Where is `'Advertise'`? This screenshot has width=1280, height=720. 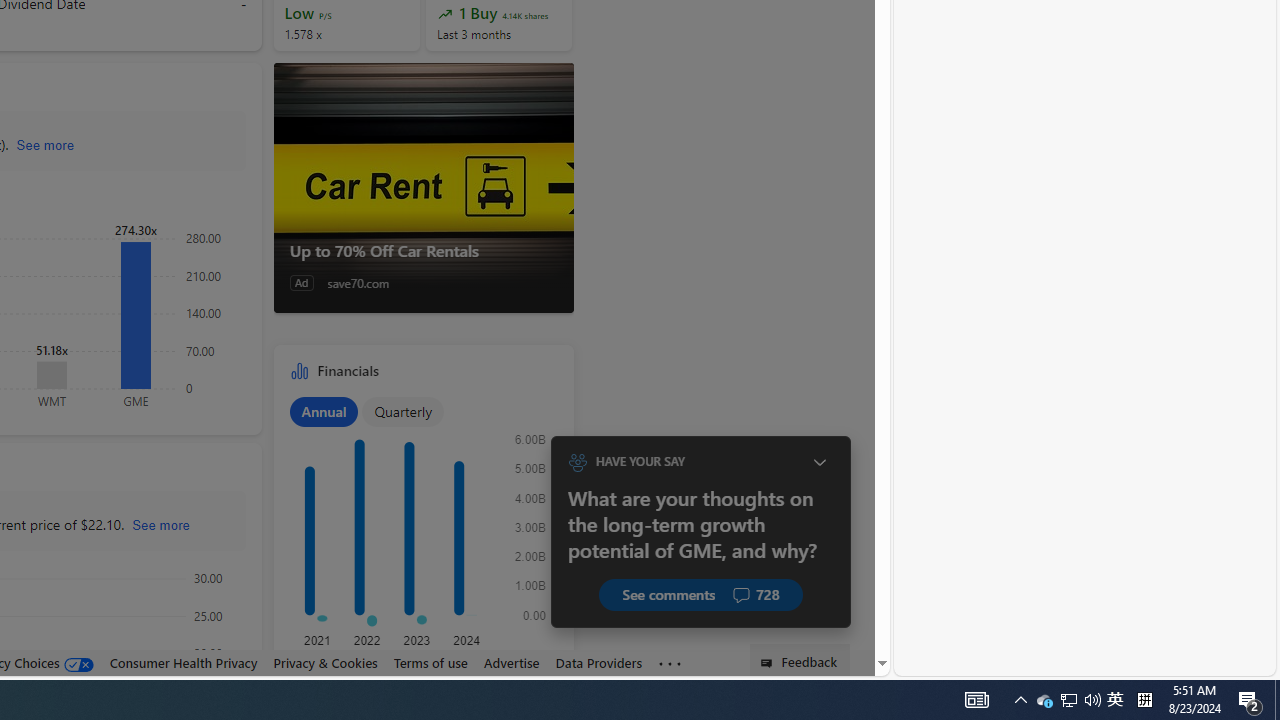
'Advertise' is located at coordinates (511, 662).